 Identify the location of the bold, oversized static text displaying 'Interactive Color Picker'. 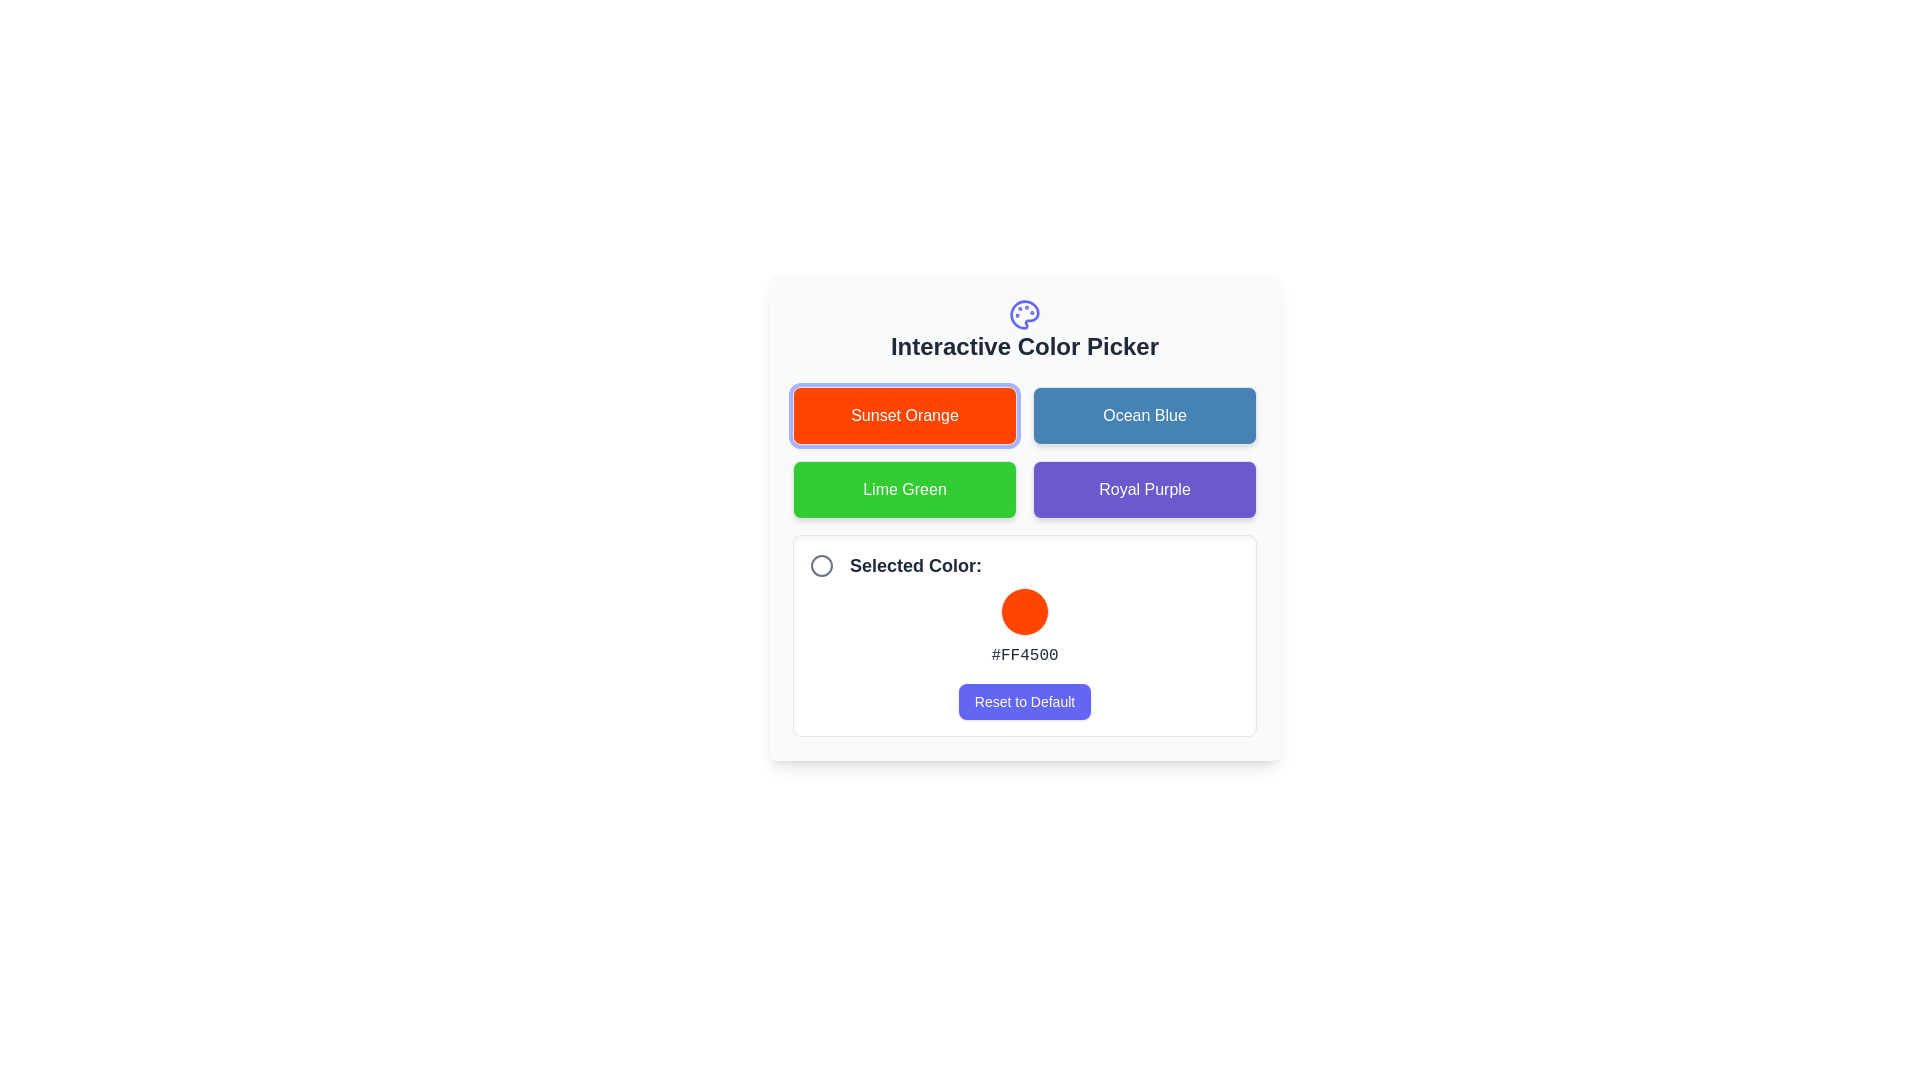
(1025, 346).